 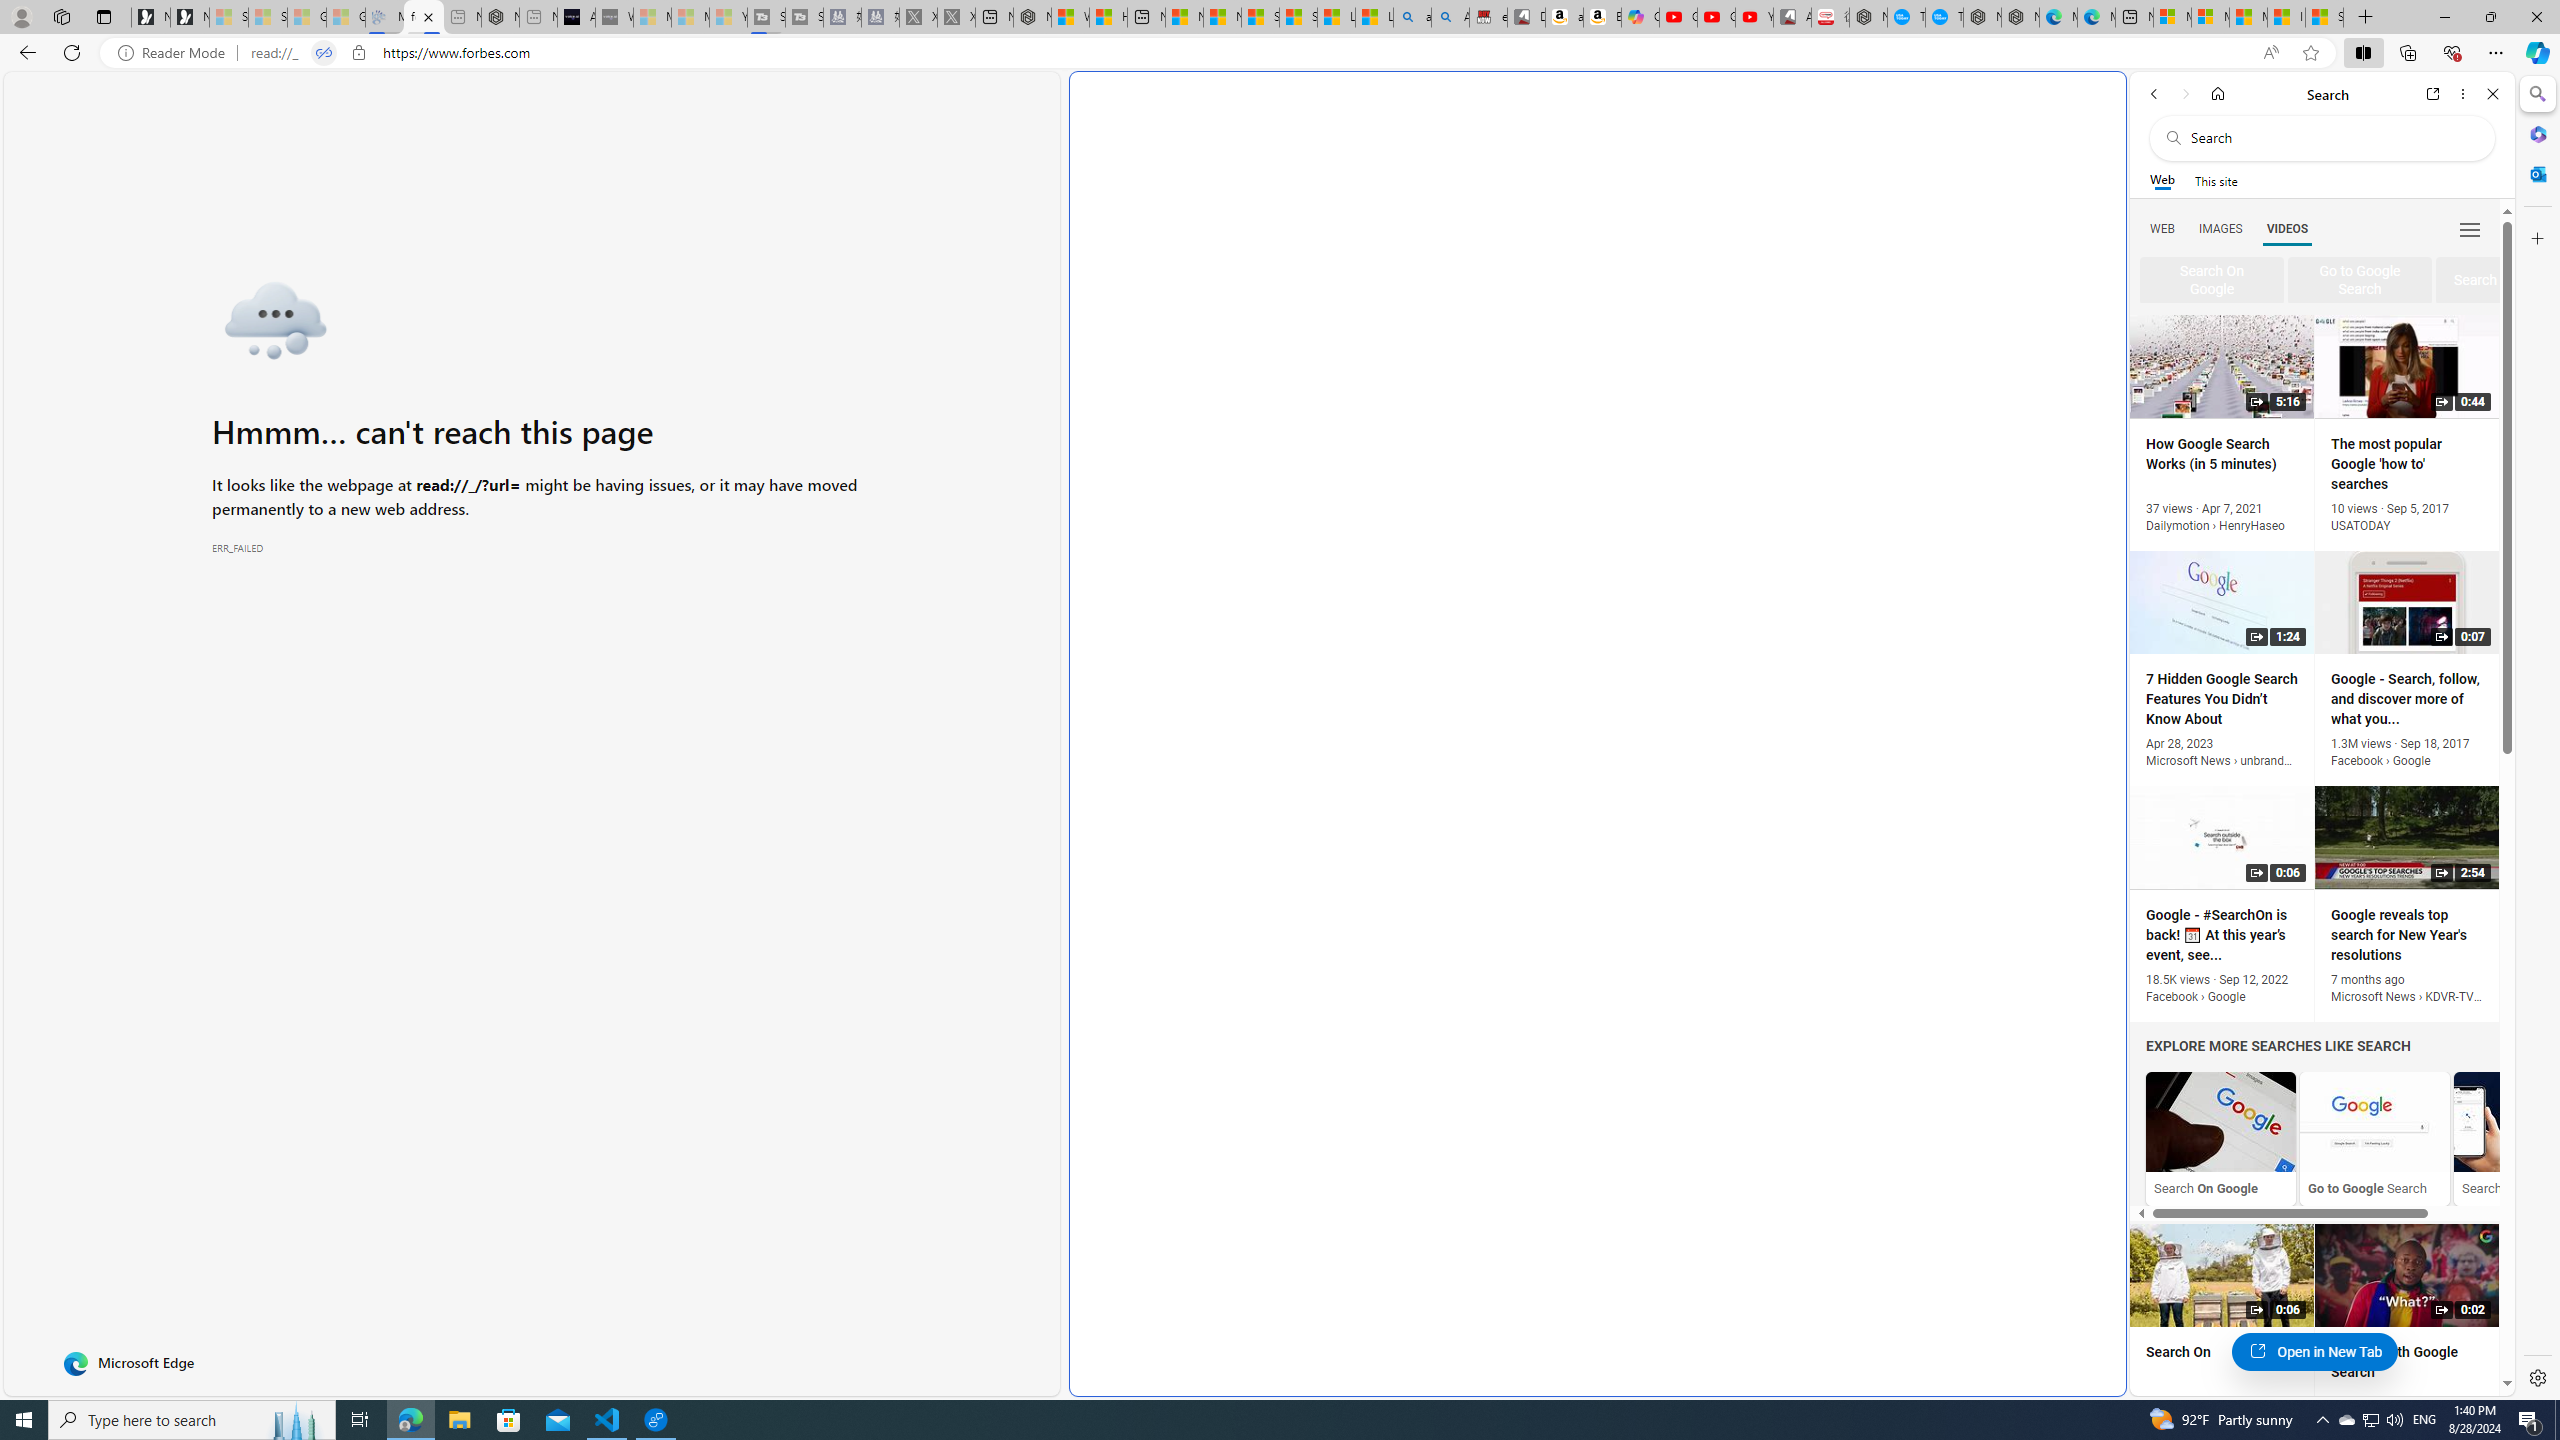 What do you see at coordinates (2537, 735) in the screenshot?
I see `'Side bar'` at bounding box center [2537, 735].